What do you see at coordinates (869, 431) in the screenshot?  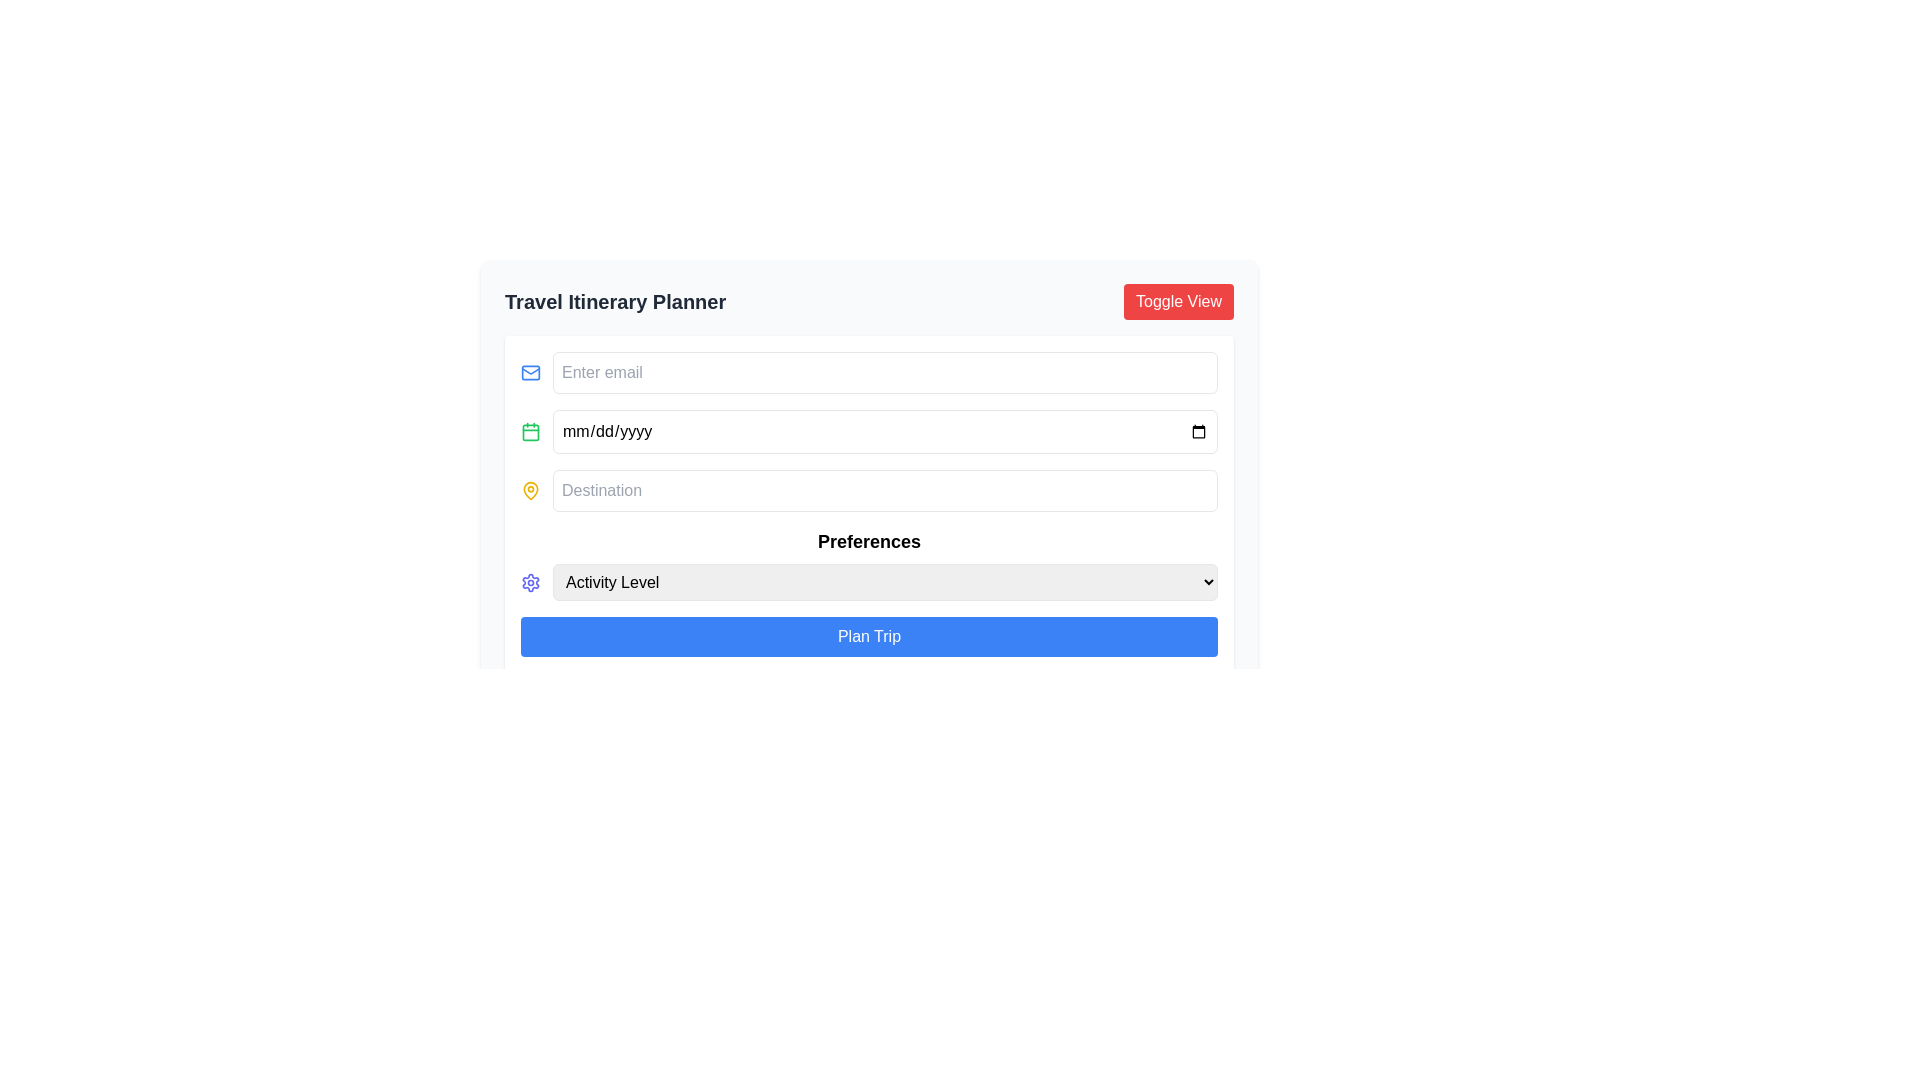 I see `the Date Picker Input Field with placeholder 'mm/dd/yyyy' located within the 'Travel Itinerary Planner' form` at bounding box center [869, 431].